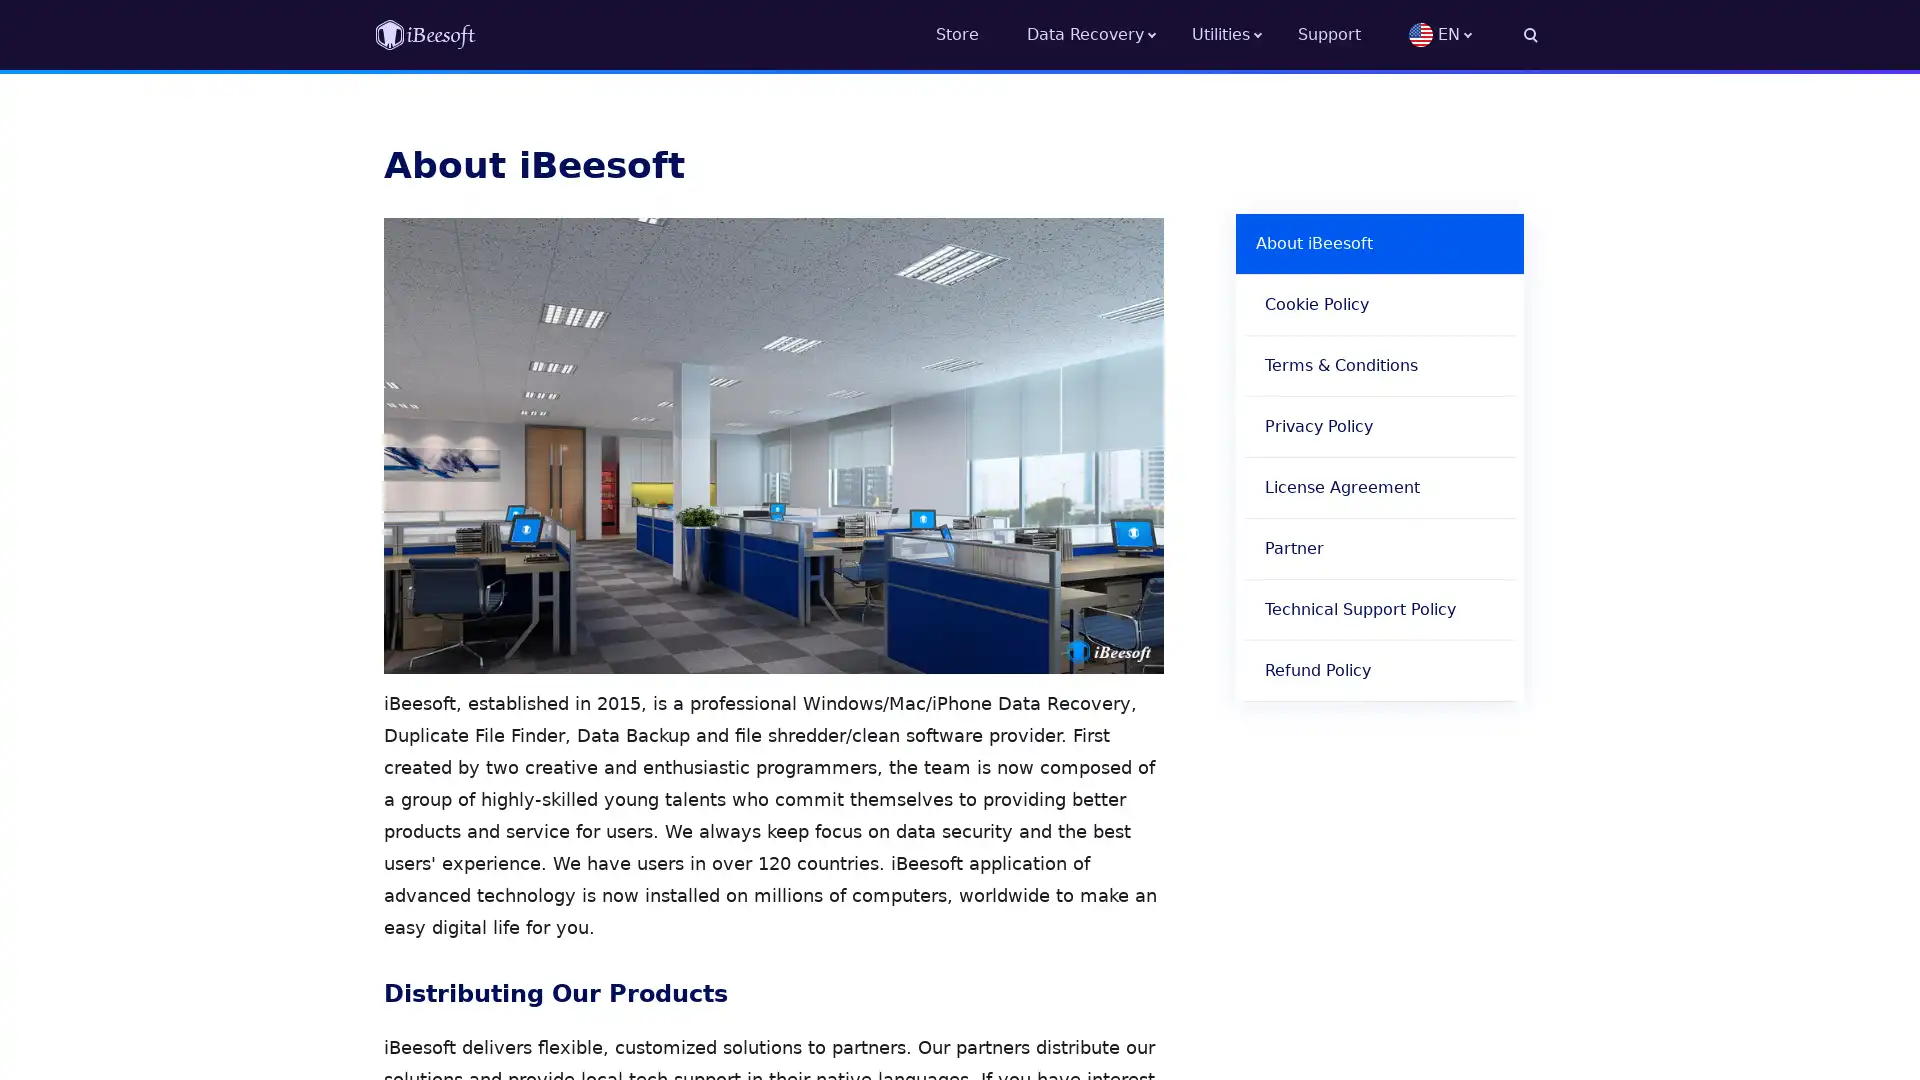 Image resolution: width=1920 pixels, height=1080 pixels. I want to click on products, so click(1243, 34).